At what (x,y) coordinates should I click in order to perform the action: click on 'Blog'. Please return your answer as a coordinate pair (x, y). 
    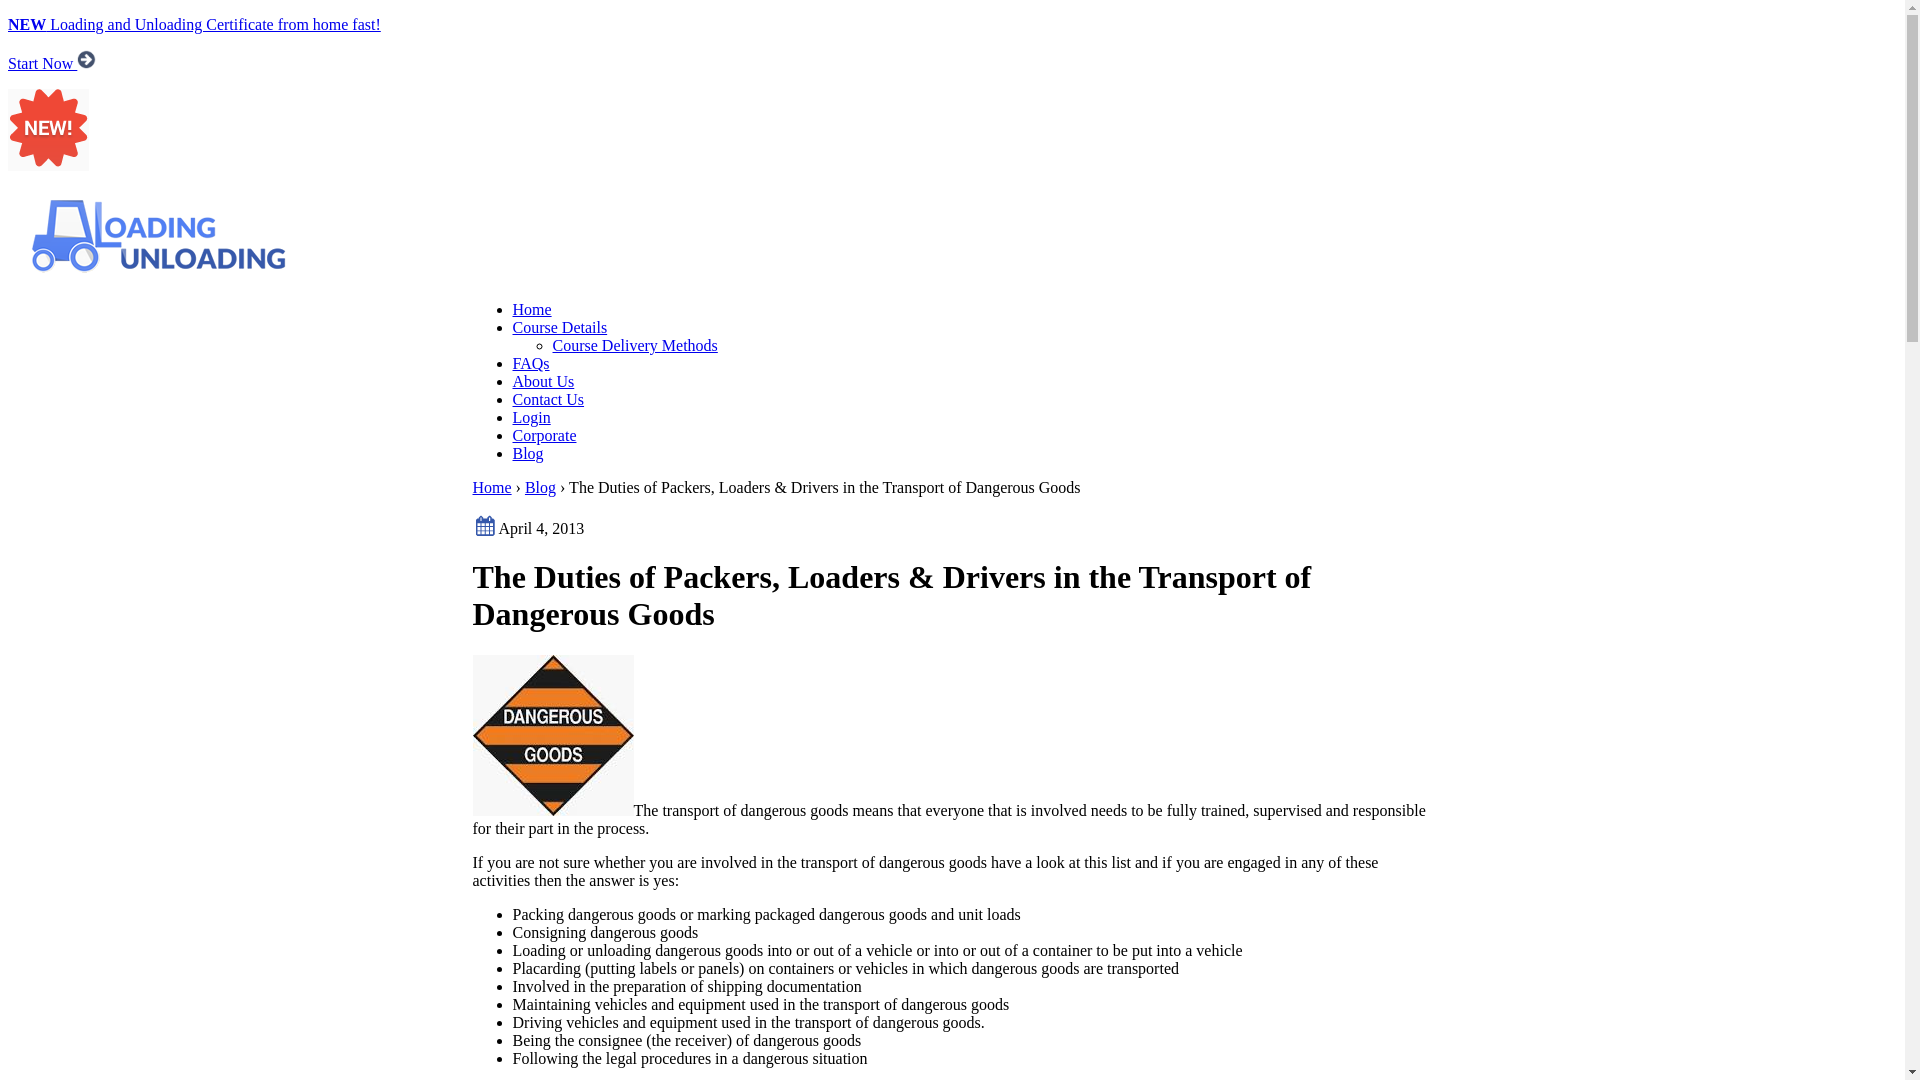
    Looking at the image, I should click on (527, 453).